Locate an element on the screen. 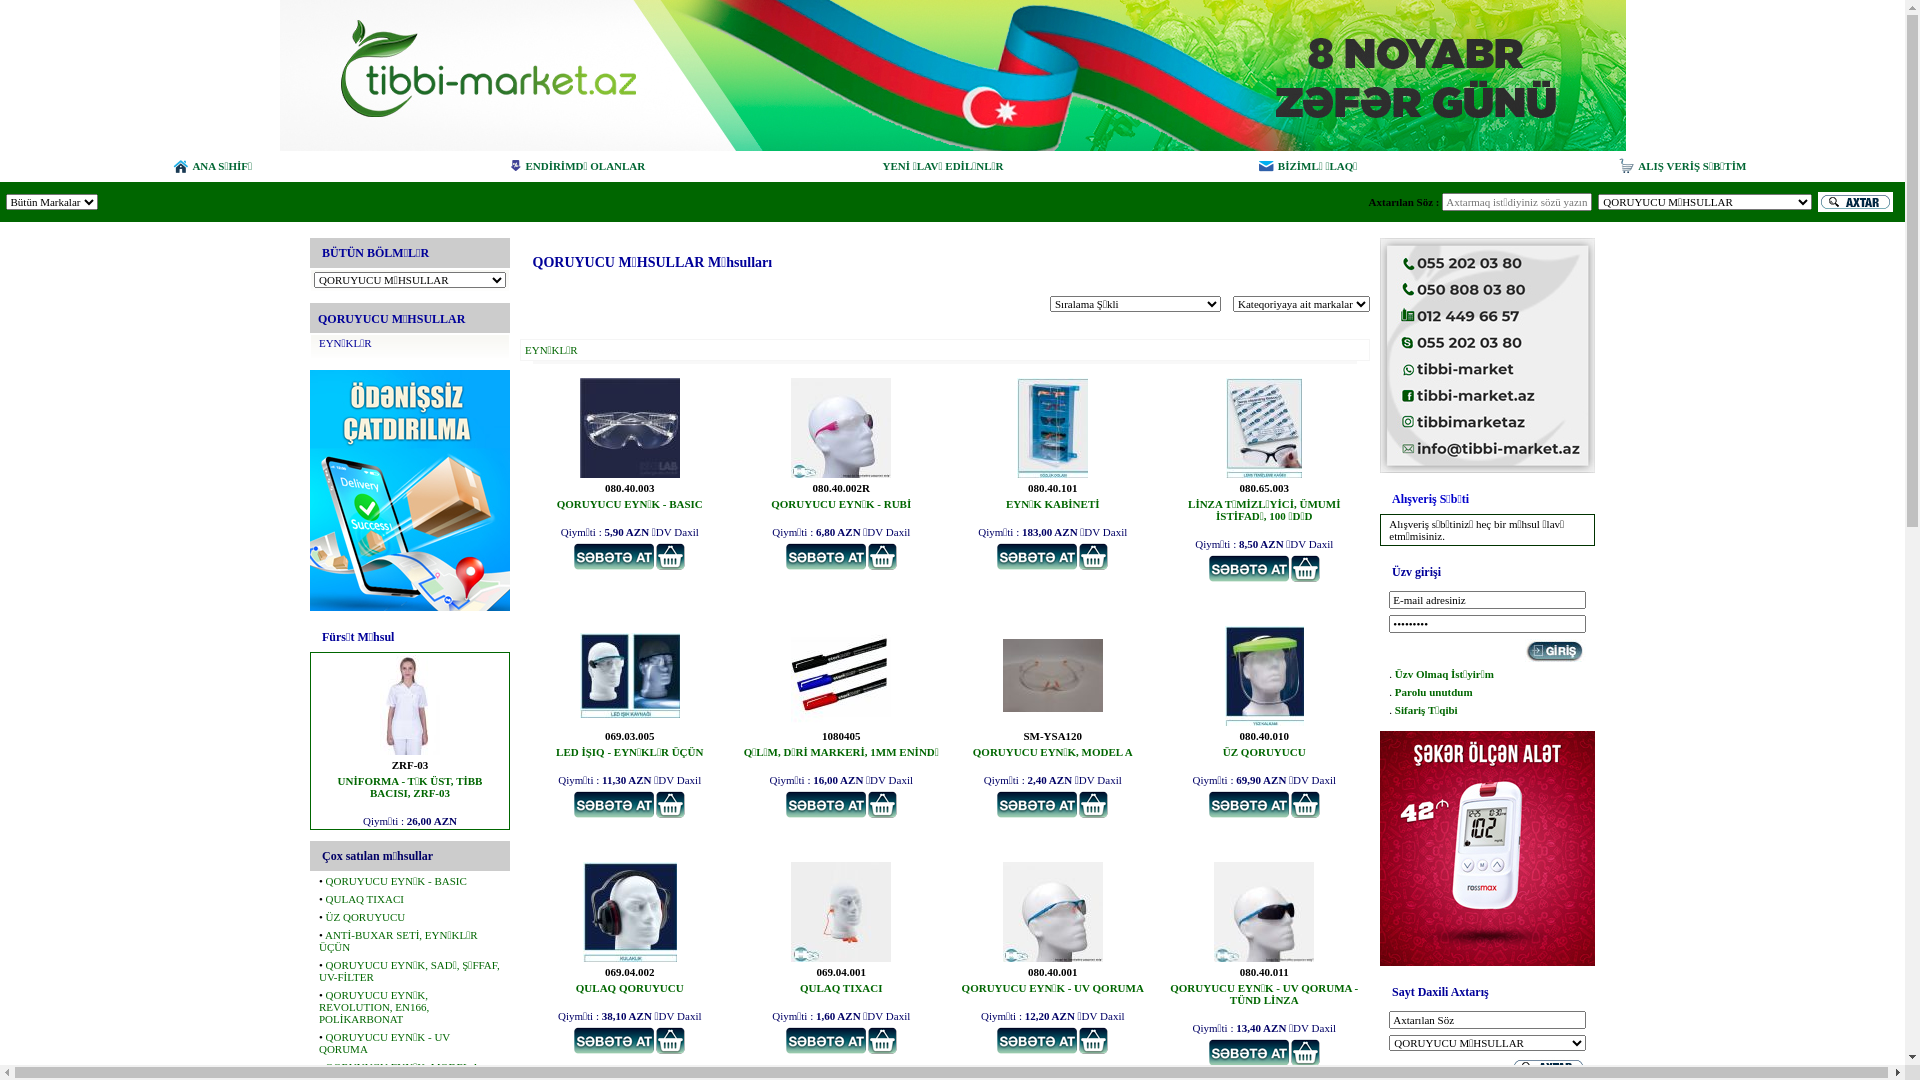  'QULAQ QORUYUCU' is located at coordinates (628, 986).